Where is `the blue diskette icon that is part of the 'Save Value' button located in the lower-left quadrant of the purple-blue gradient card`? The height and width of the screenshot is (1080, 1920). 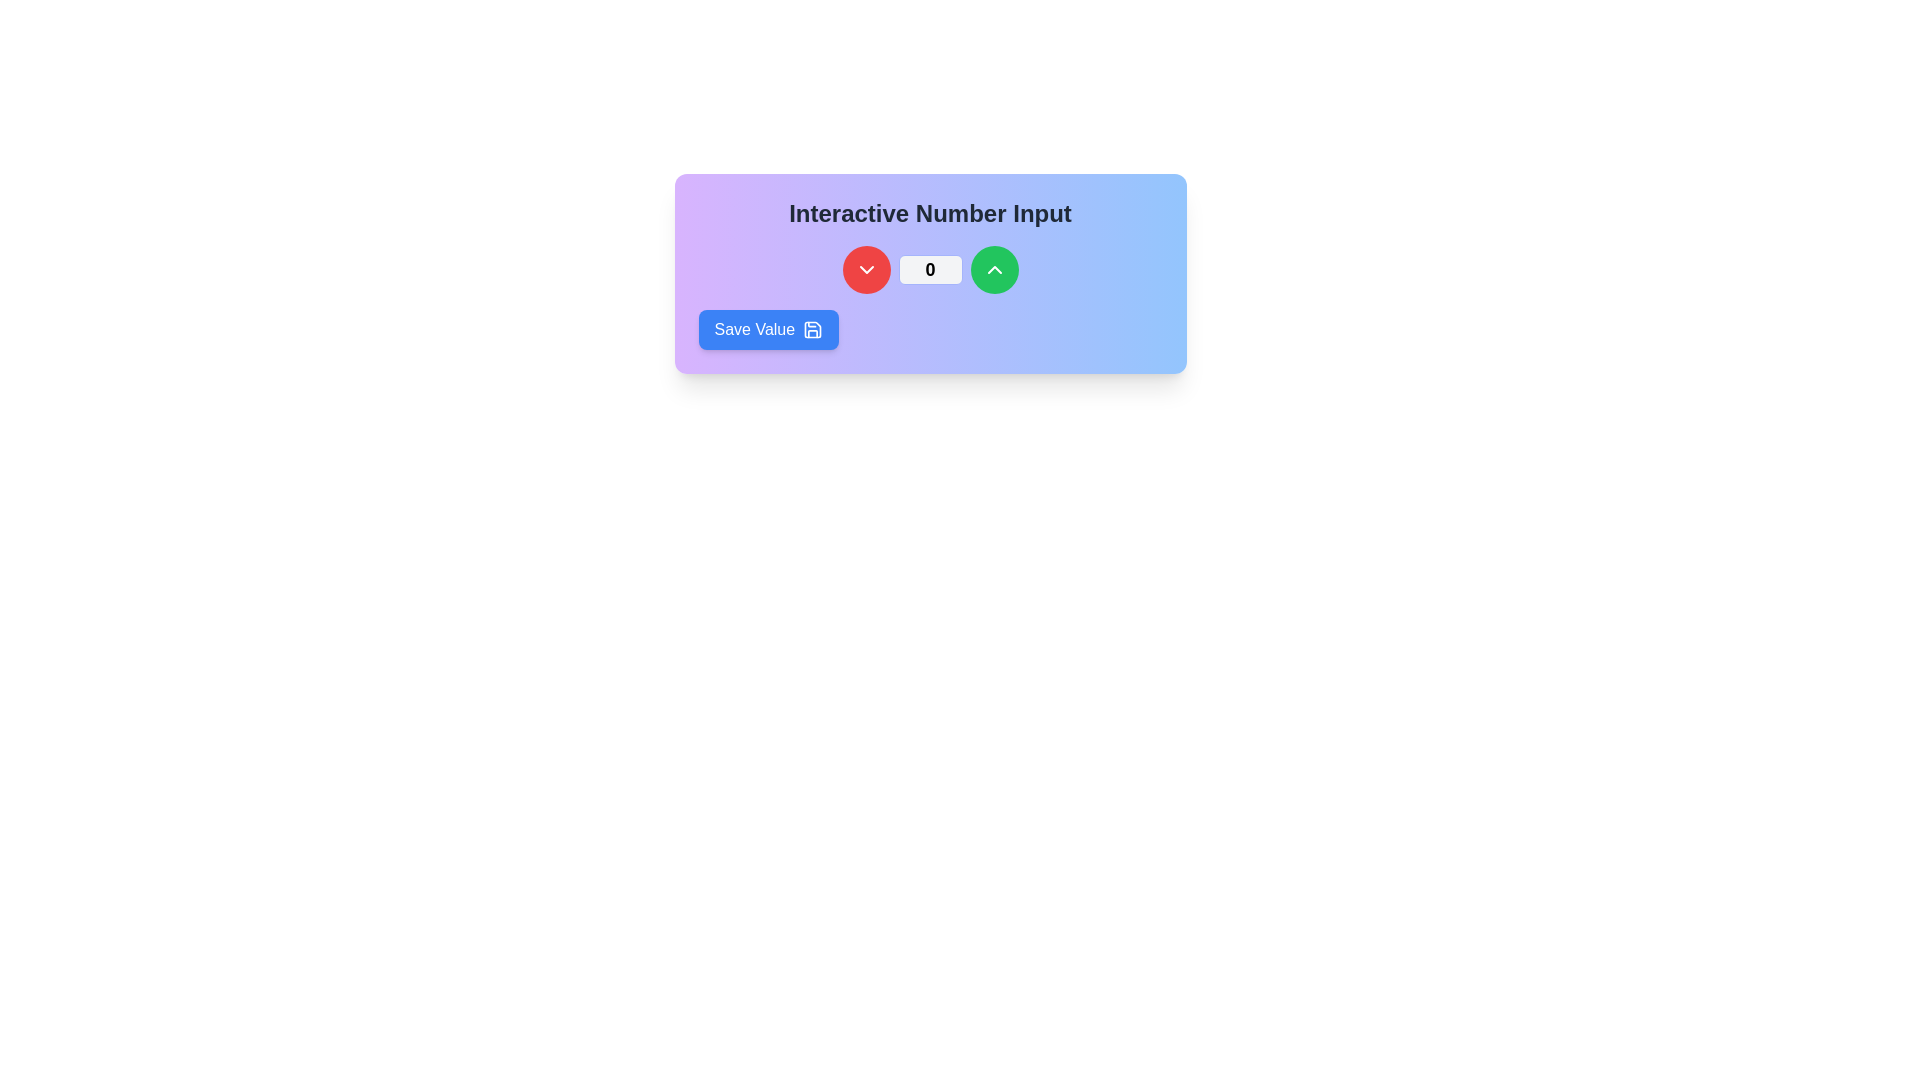 the blue diskette icon that is part of the 'Save Value' button located in the lower-left quadrant of the purple-blue gradient card is located at coordinates (813, 329).